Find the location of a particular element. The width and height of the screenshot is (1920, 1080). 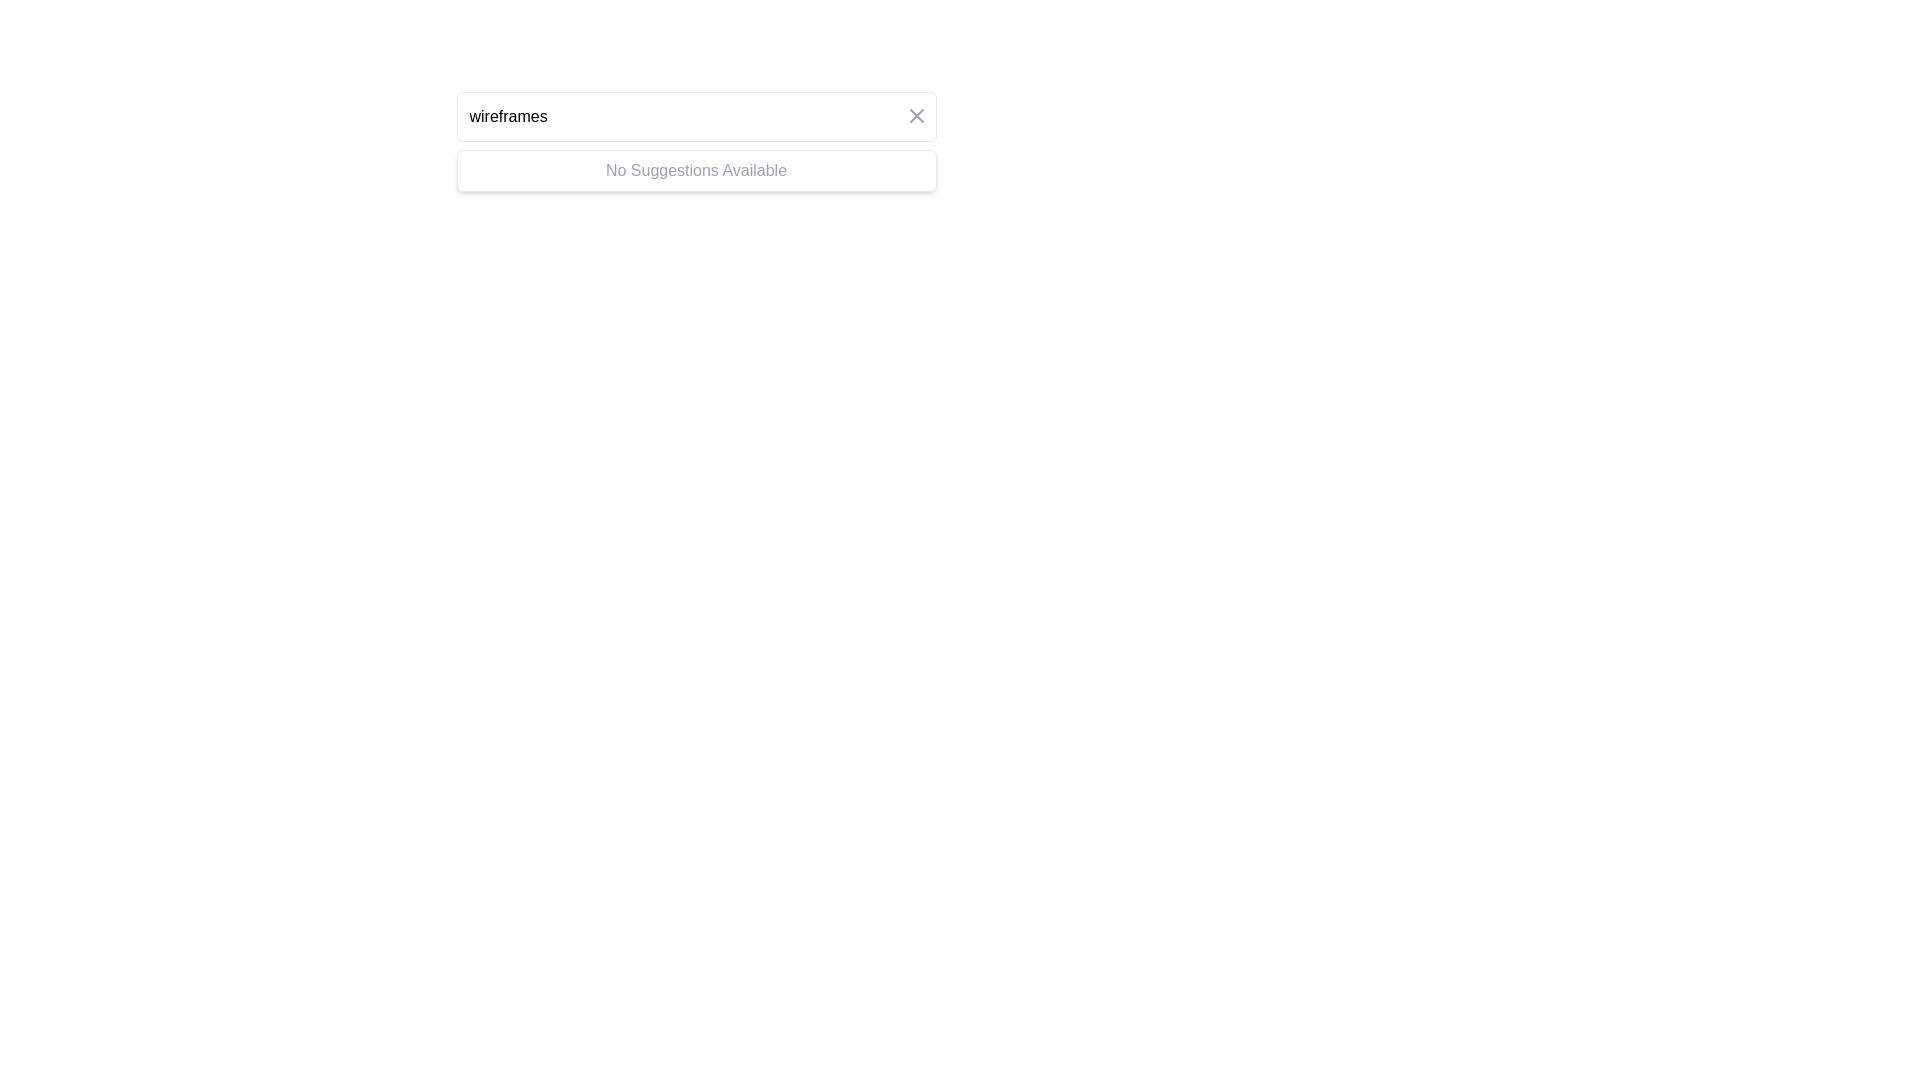

the 'X' icon button located at the top-right corner of the input field with placeholder 'wireframes' is located at coordinates (915, 115).